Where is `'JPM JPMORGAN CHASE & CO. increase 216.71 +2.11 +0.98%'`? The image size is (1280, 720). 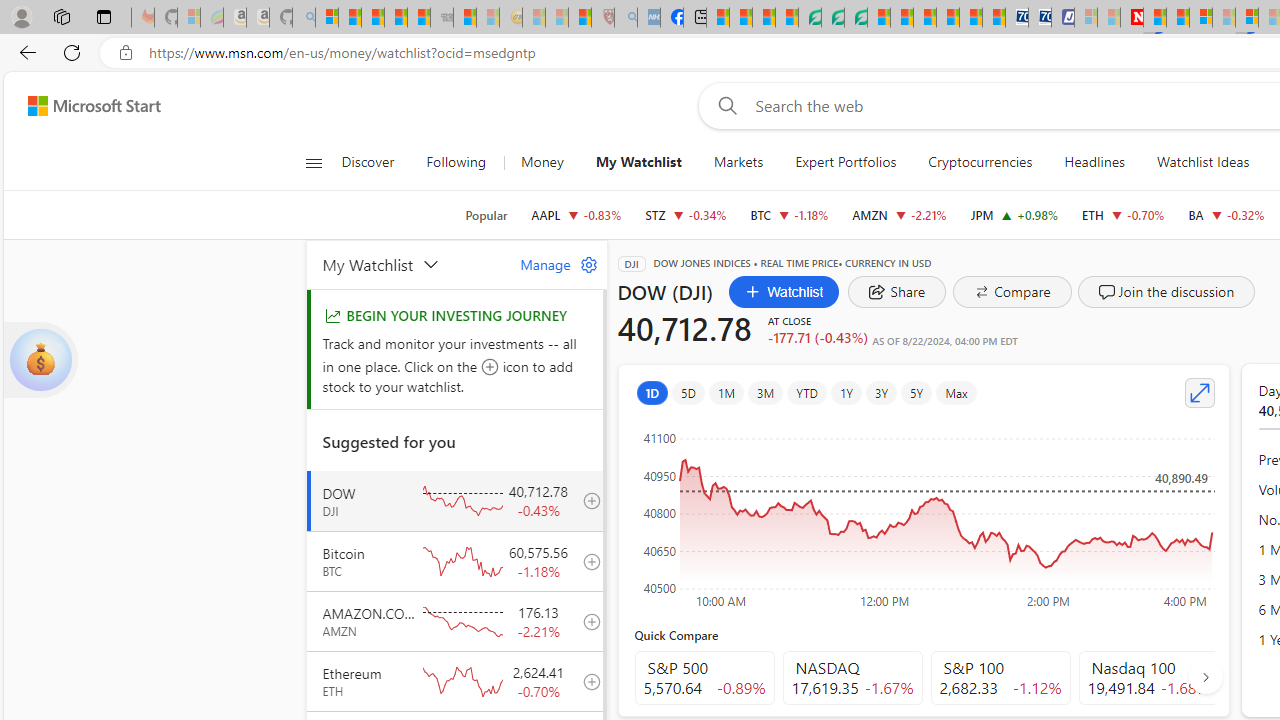 'JPM JPMORGAN CHASE & CO. increase 216.71 +2.11 +0.98%' is located at coordinates (1013, 214).